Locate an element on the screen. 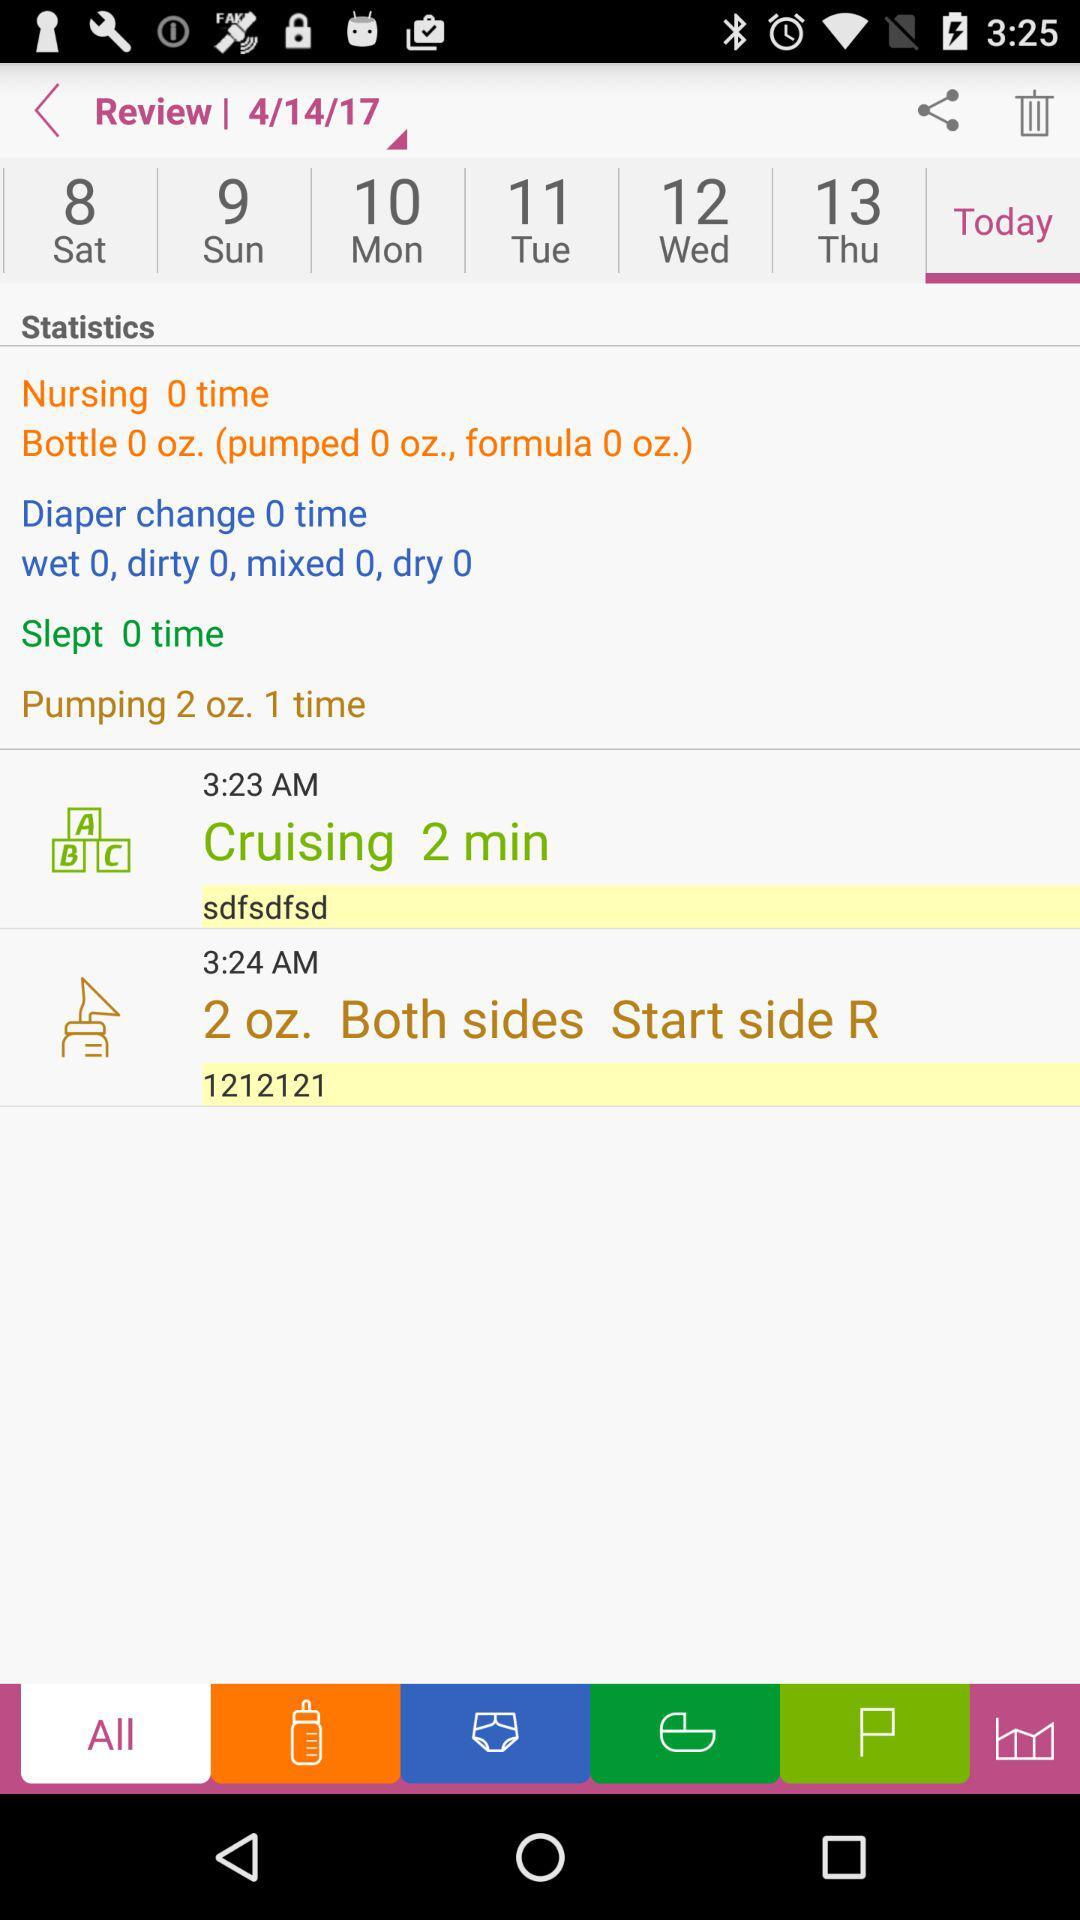 This screenshot has width=1080, height=1920. the app above the statistics app is located at coordinates (387, 220).